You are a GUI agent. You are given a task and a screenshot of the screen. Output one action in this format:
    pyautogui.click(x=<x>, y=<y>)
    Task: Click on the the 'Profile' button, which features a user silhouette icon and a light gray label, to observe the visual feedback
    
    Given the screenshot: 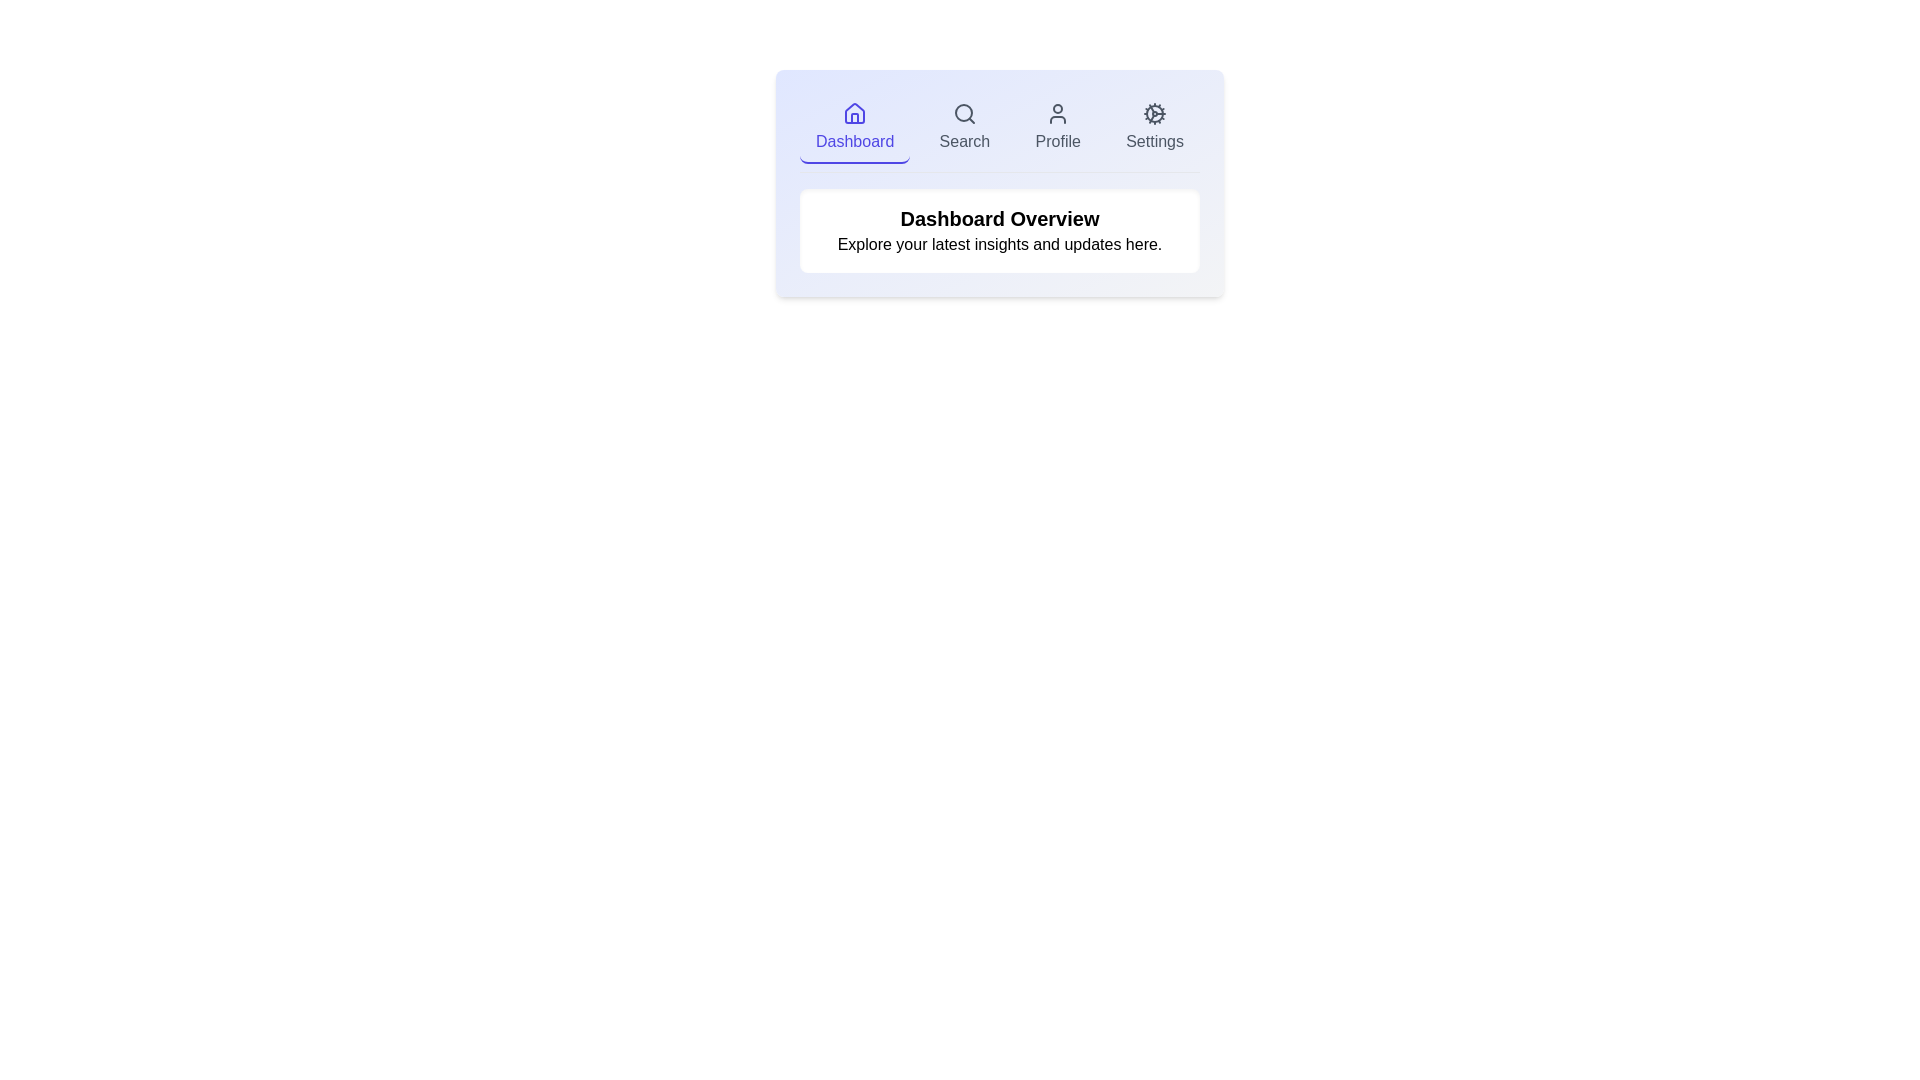 What is the action you would take?
    pyautogui.click(x=1057, y=128)
    